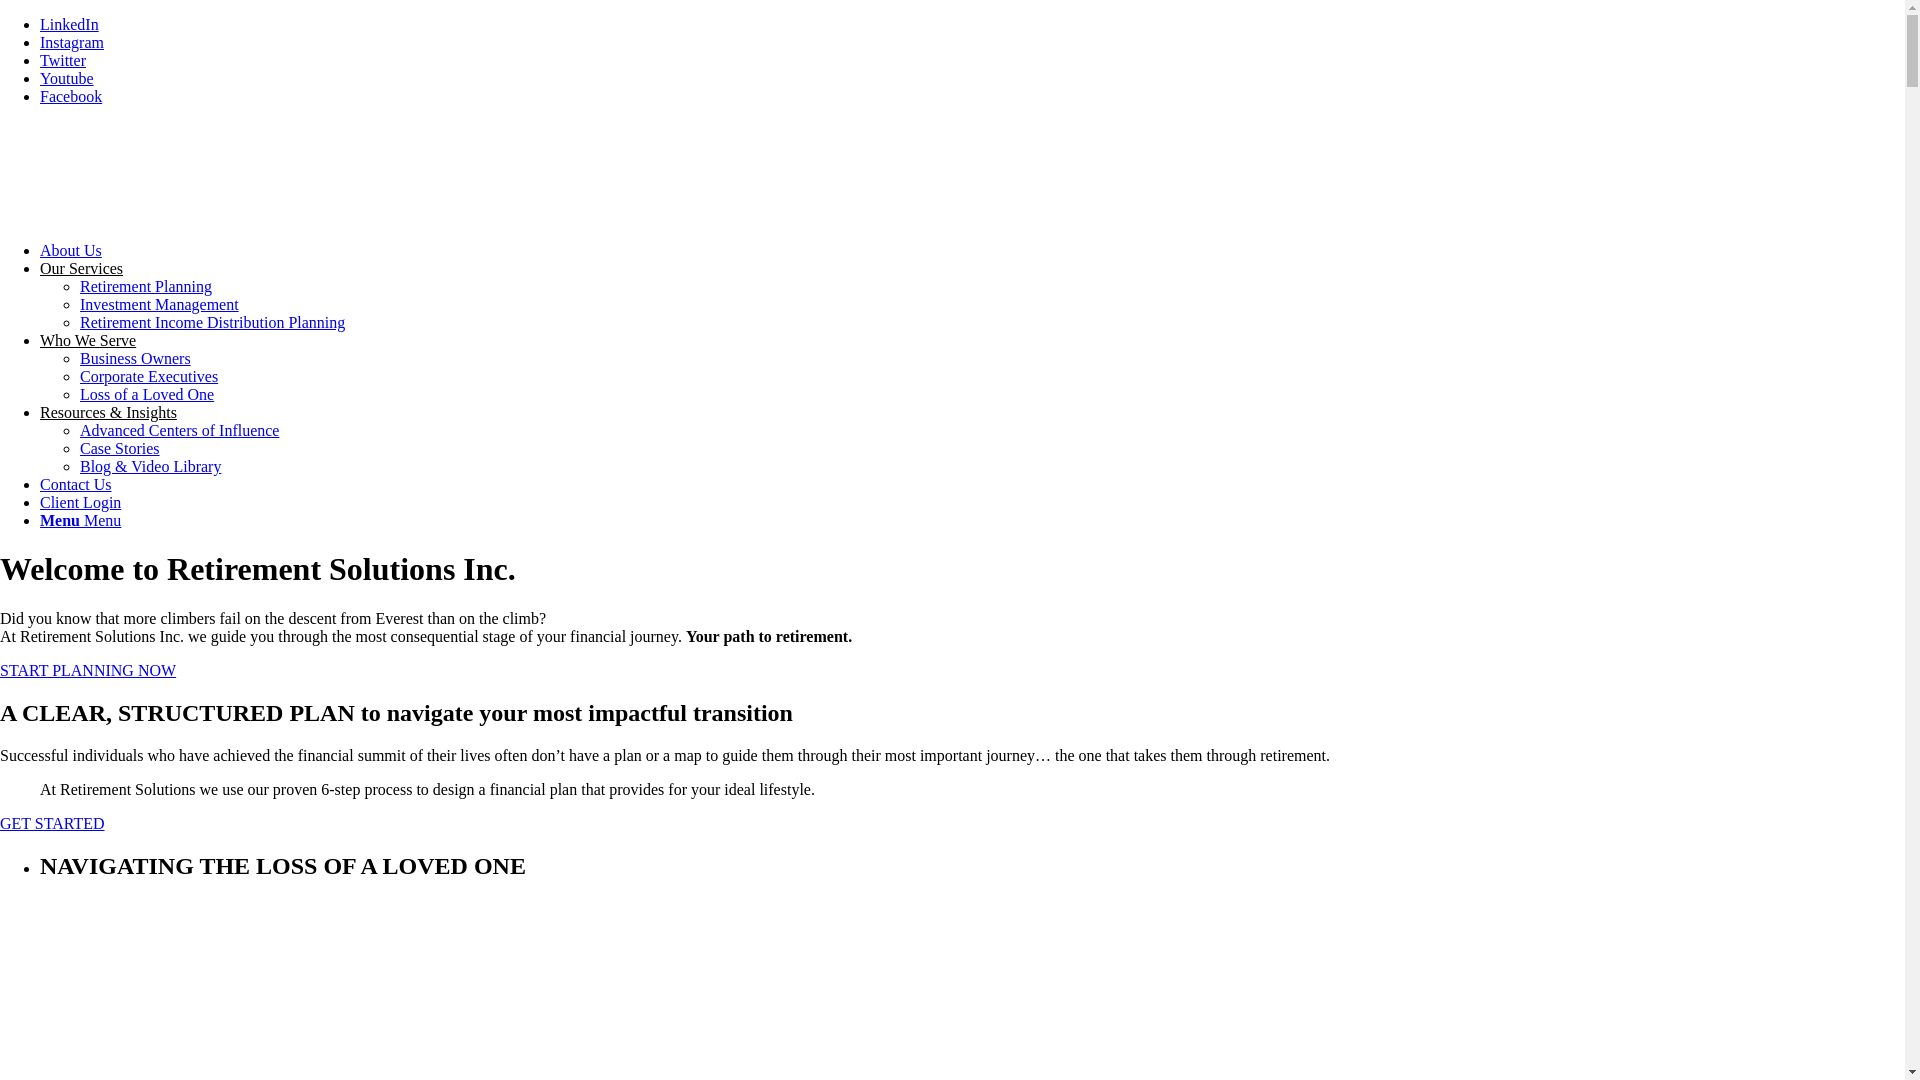 The height and width of the screenshot is (1080, 1920). What do you see at coordinates (80, 376) in the screenshot?
I see `'Corporate Executives'` at bounding box center [80, 376].